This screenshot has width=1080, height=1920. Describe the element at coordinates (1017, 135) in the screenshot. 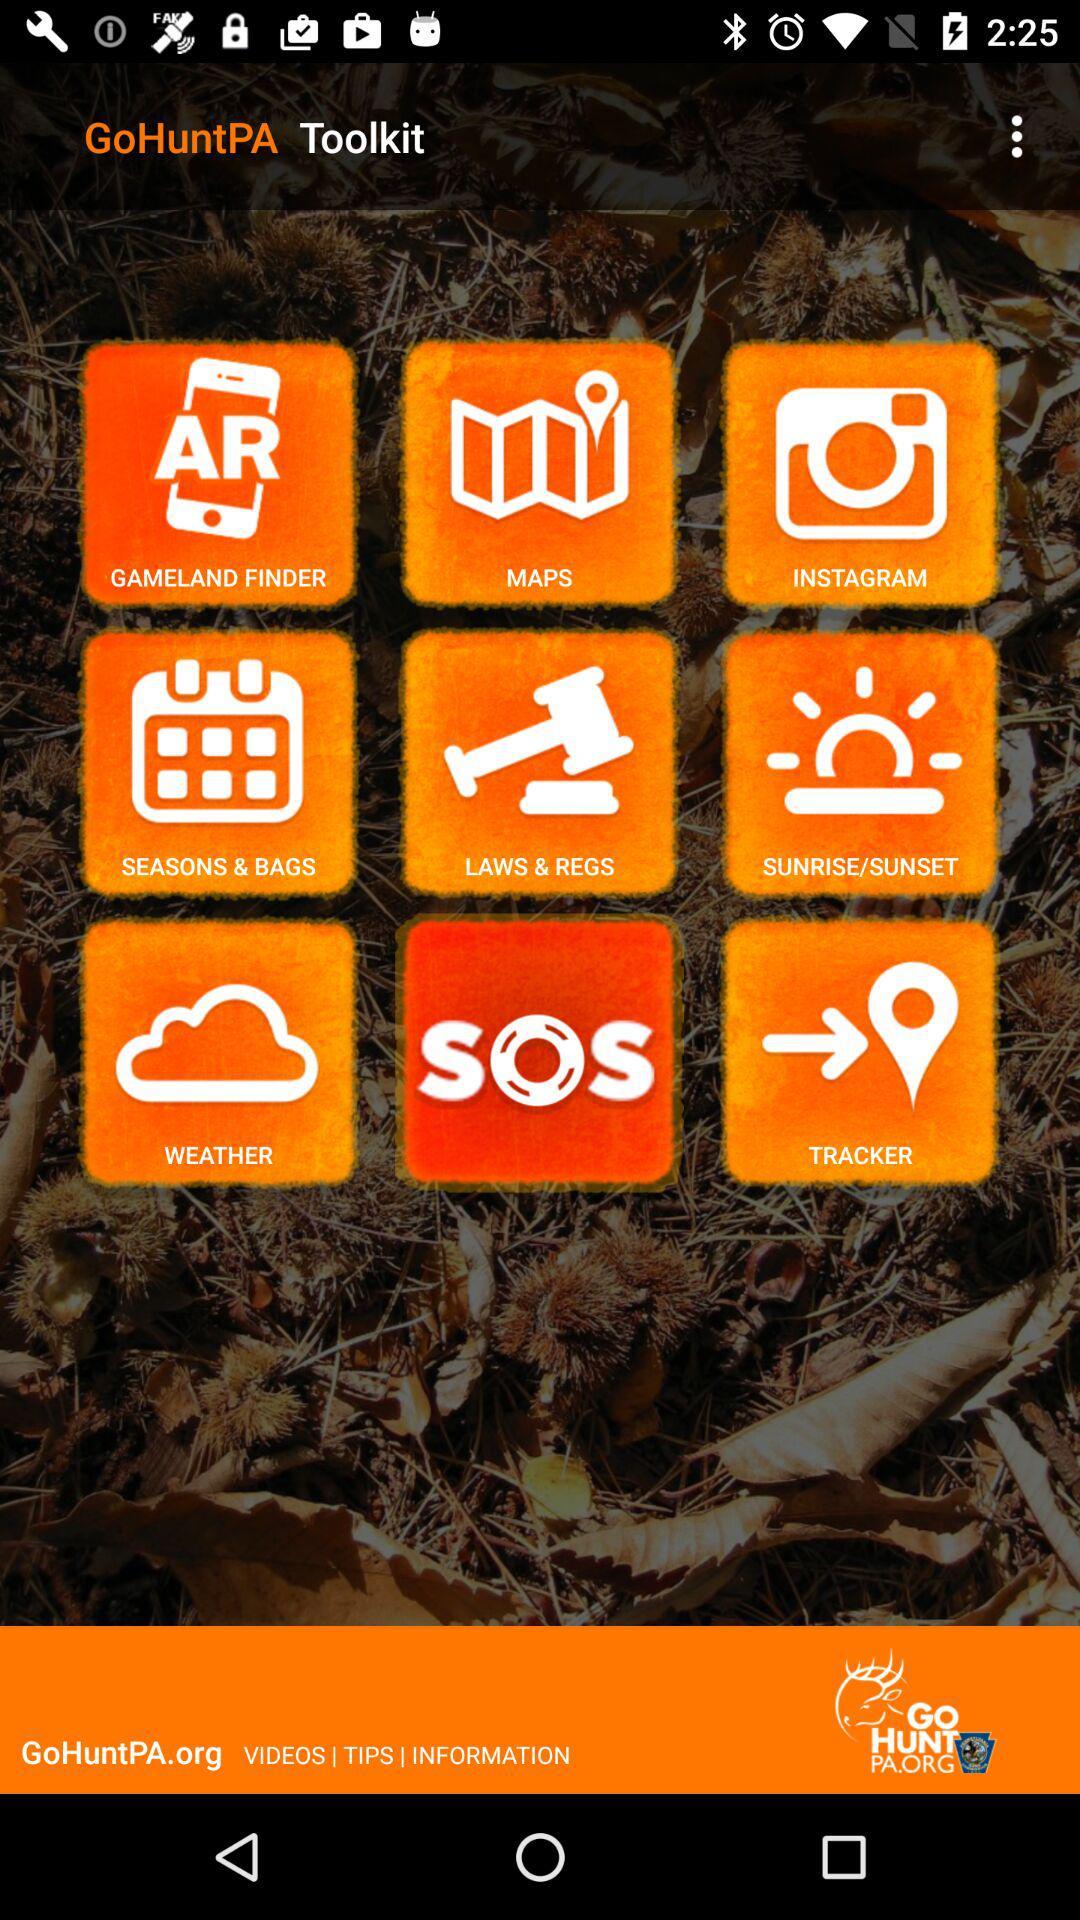

I see `item above instagram icon` at that location.